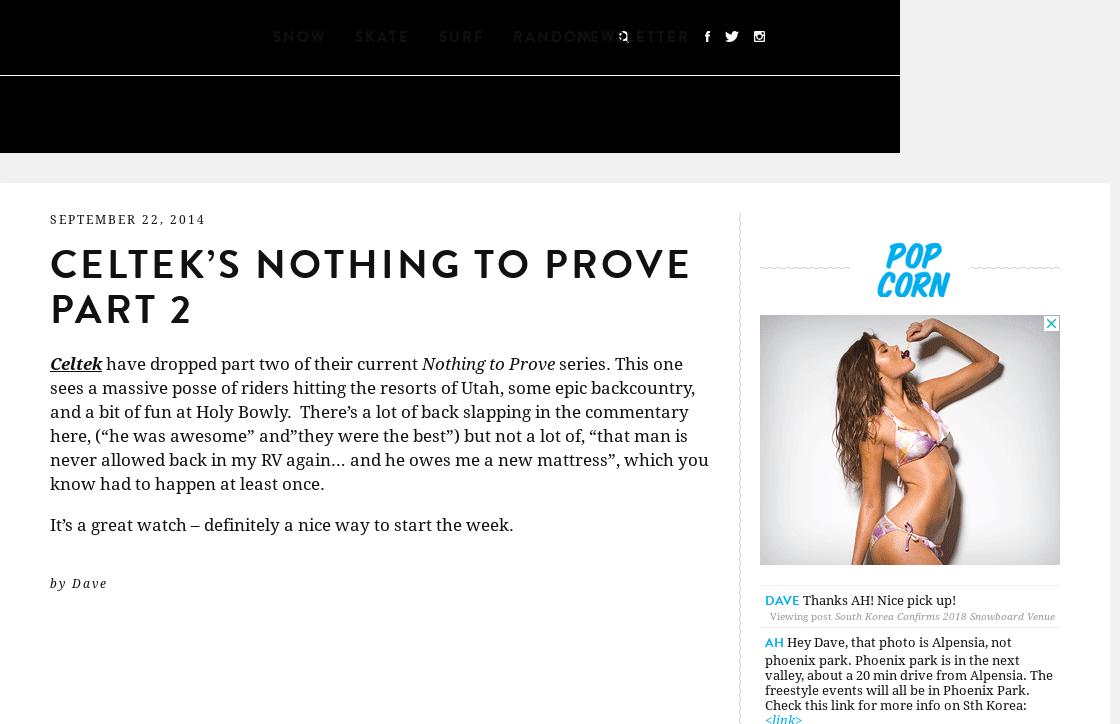  What do you see at coordinates (908, 672) in the screenshot?
I see `'Hey Dave, that photo is Alpensia, not phoenix park. Phoenix park is in the next valley, about a 20 min drive from Alpensia. The freestyle events will all be in Phoenix Park. Check this link for more info on Sth Korea:'` at bounding box center [908, 672].